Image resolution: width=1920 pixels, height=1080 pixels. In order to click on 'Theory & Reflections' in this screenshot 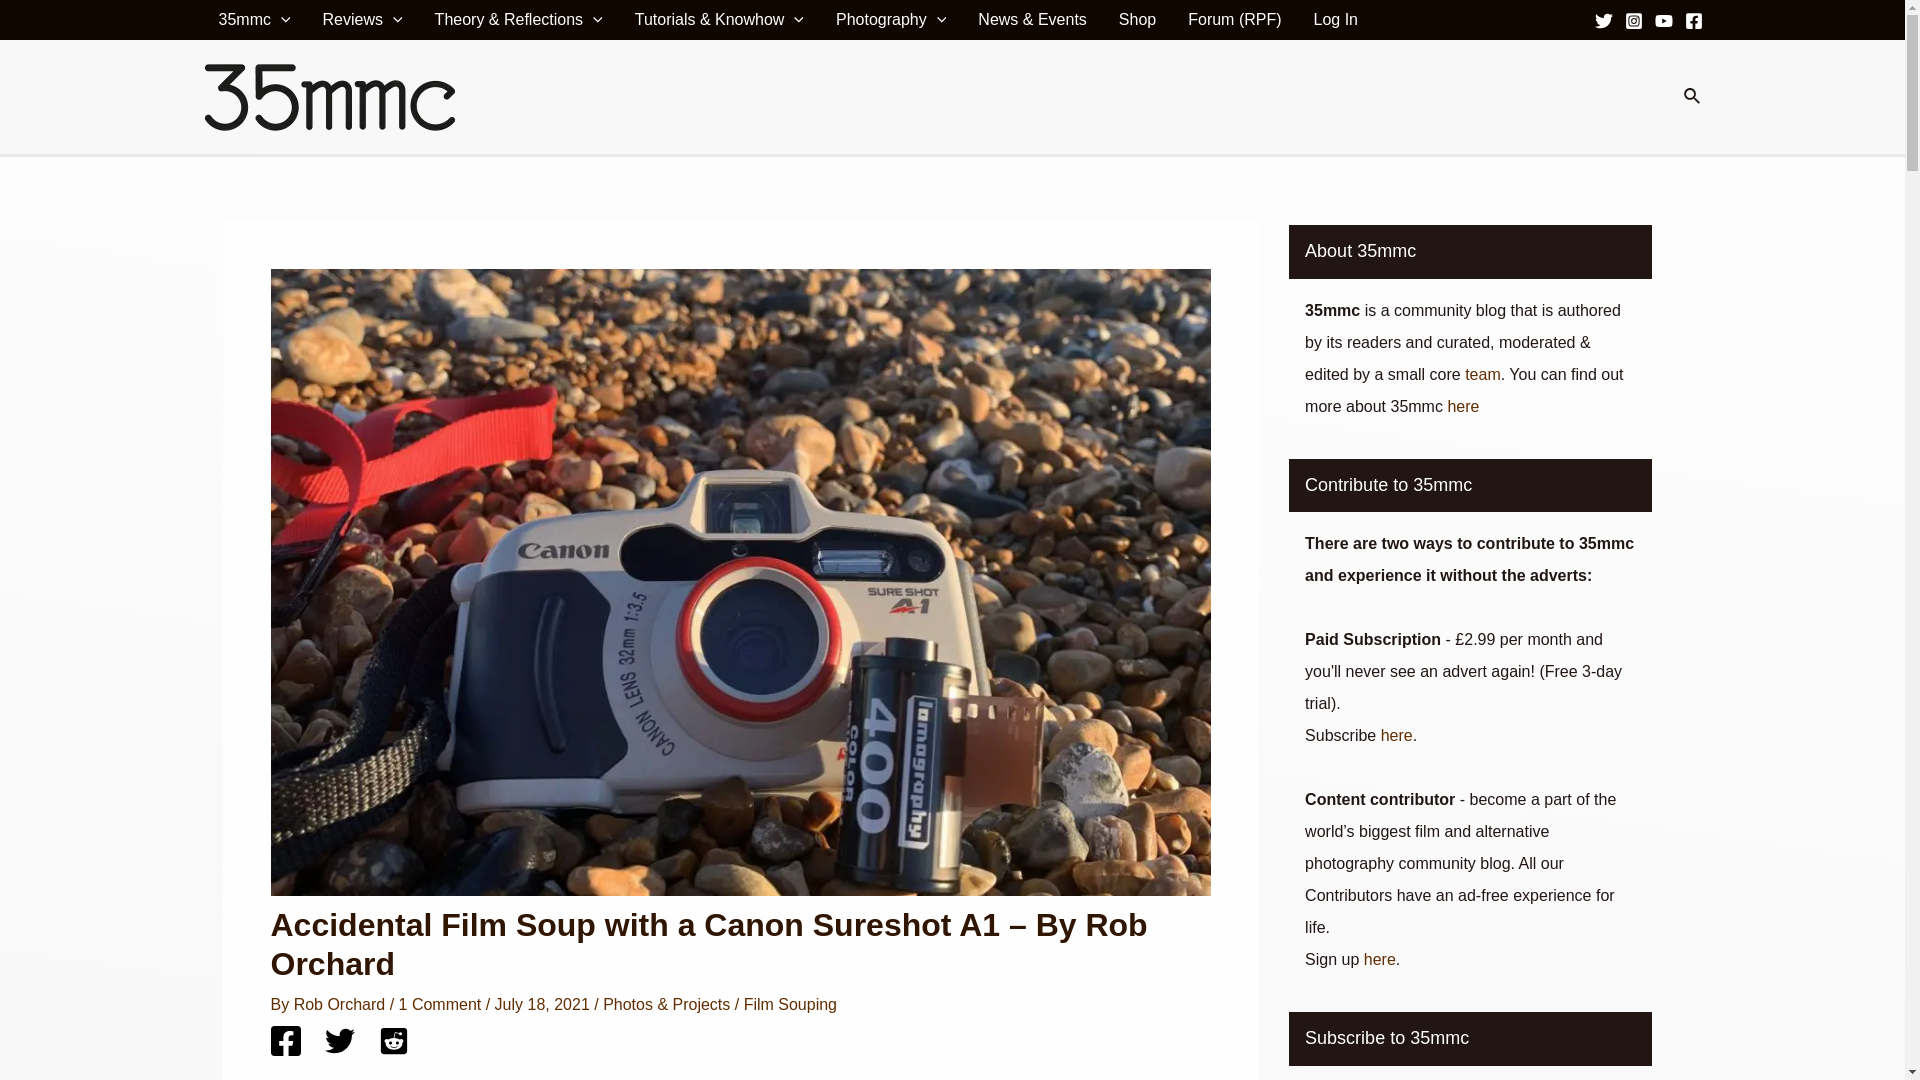, I will do `click(518, 19)`.